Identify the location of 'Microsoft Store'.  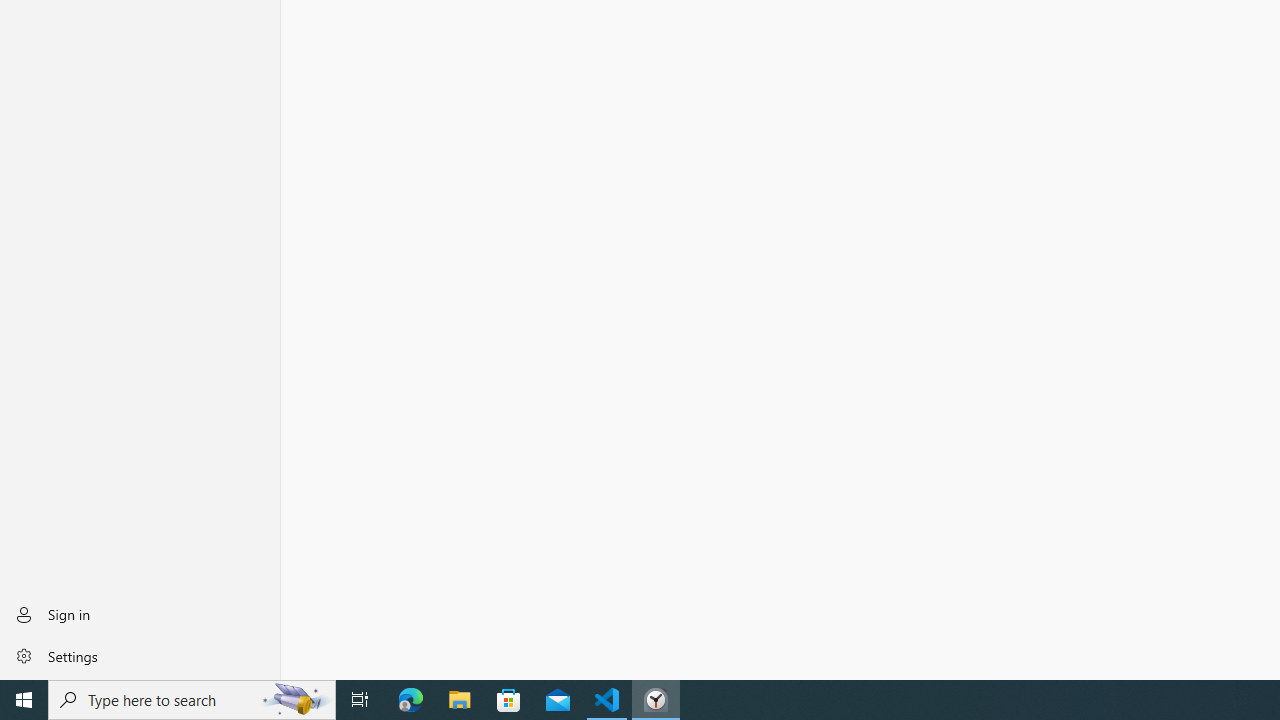
(509, 698).